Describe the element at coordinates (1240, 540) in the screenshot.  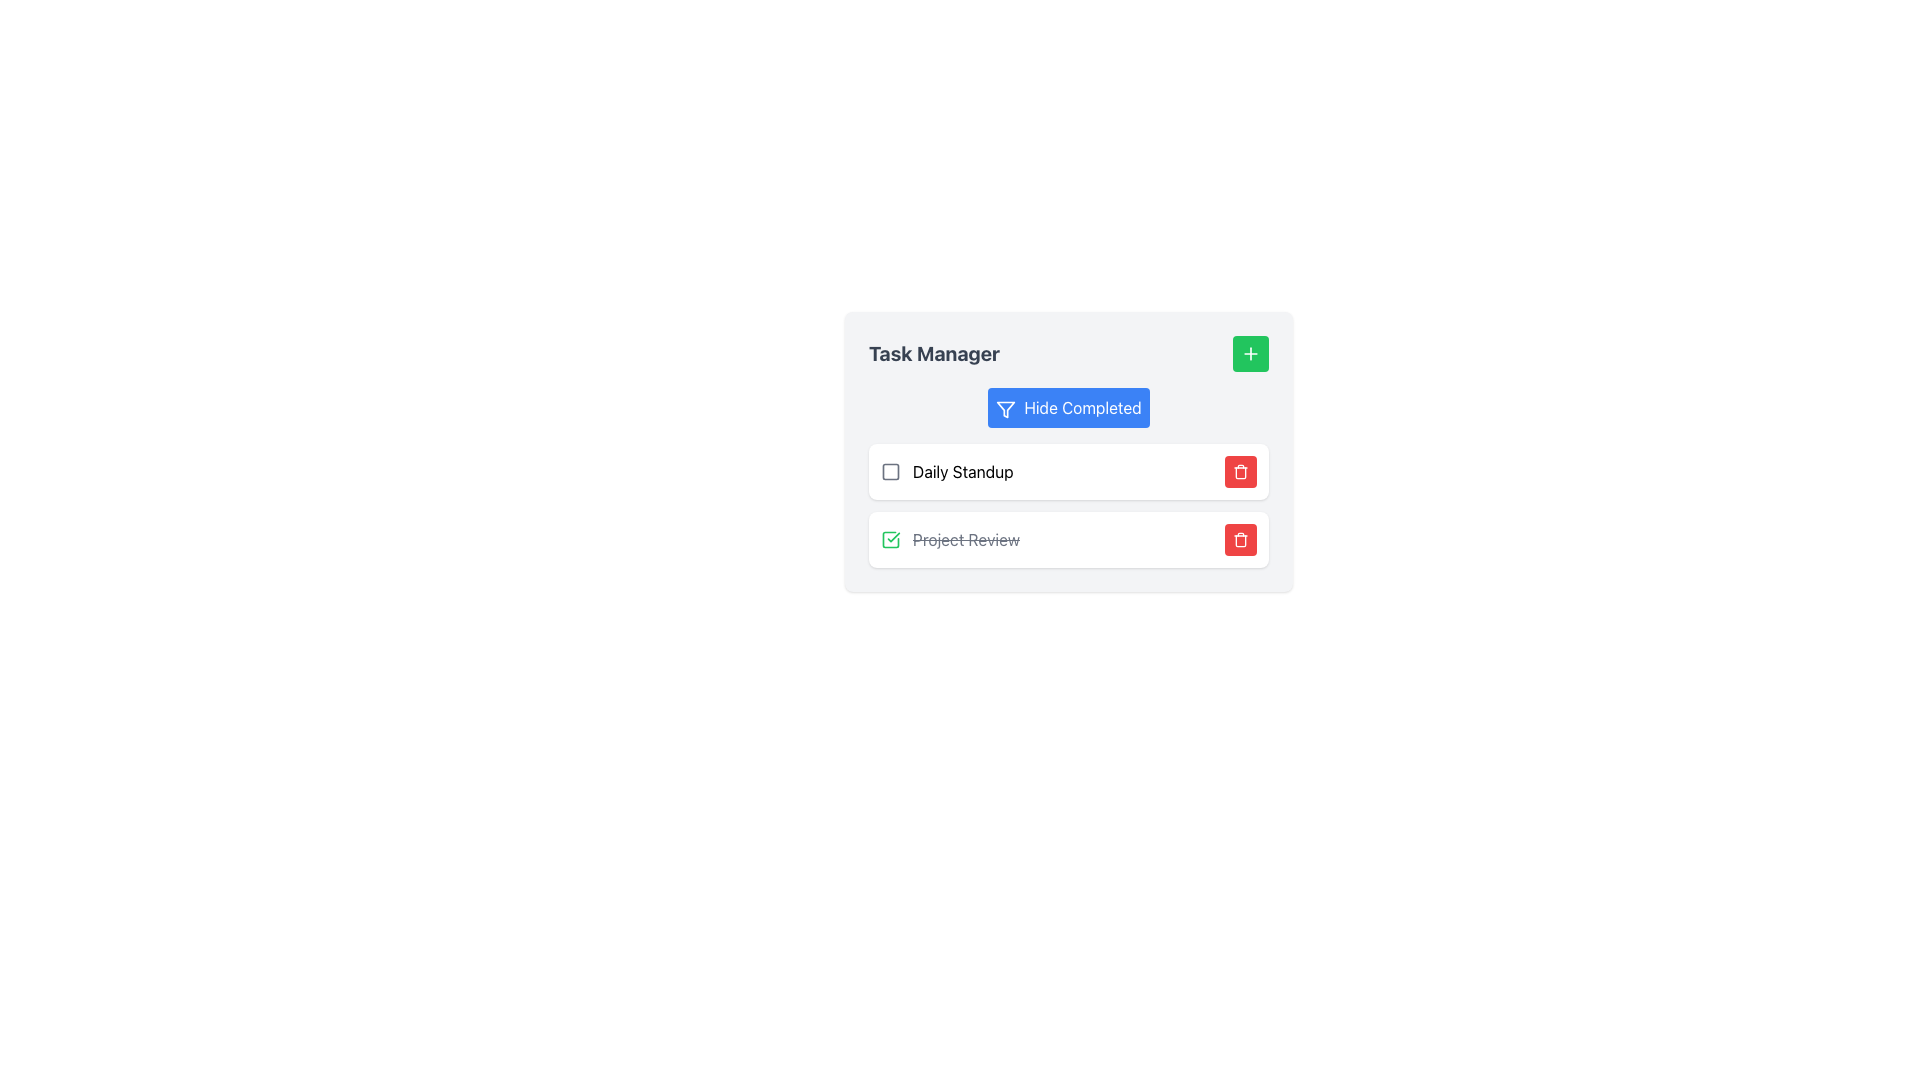
I see `the delete button associated with the task labeled 'Project Review' to change its background color` at that location.